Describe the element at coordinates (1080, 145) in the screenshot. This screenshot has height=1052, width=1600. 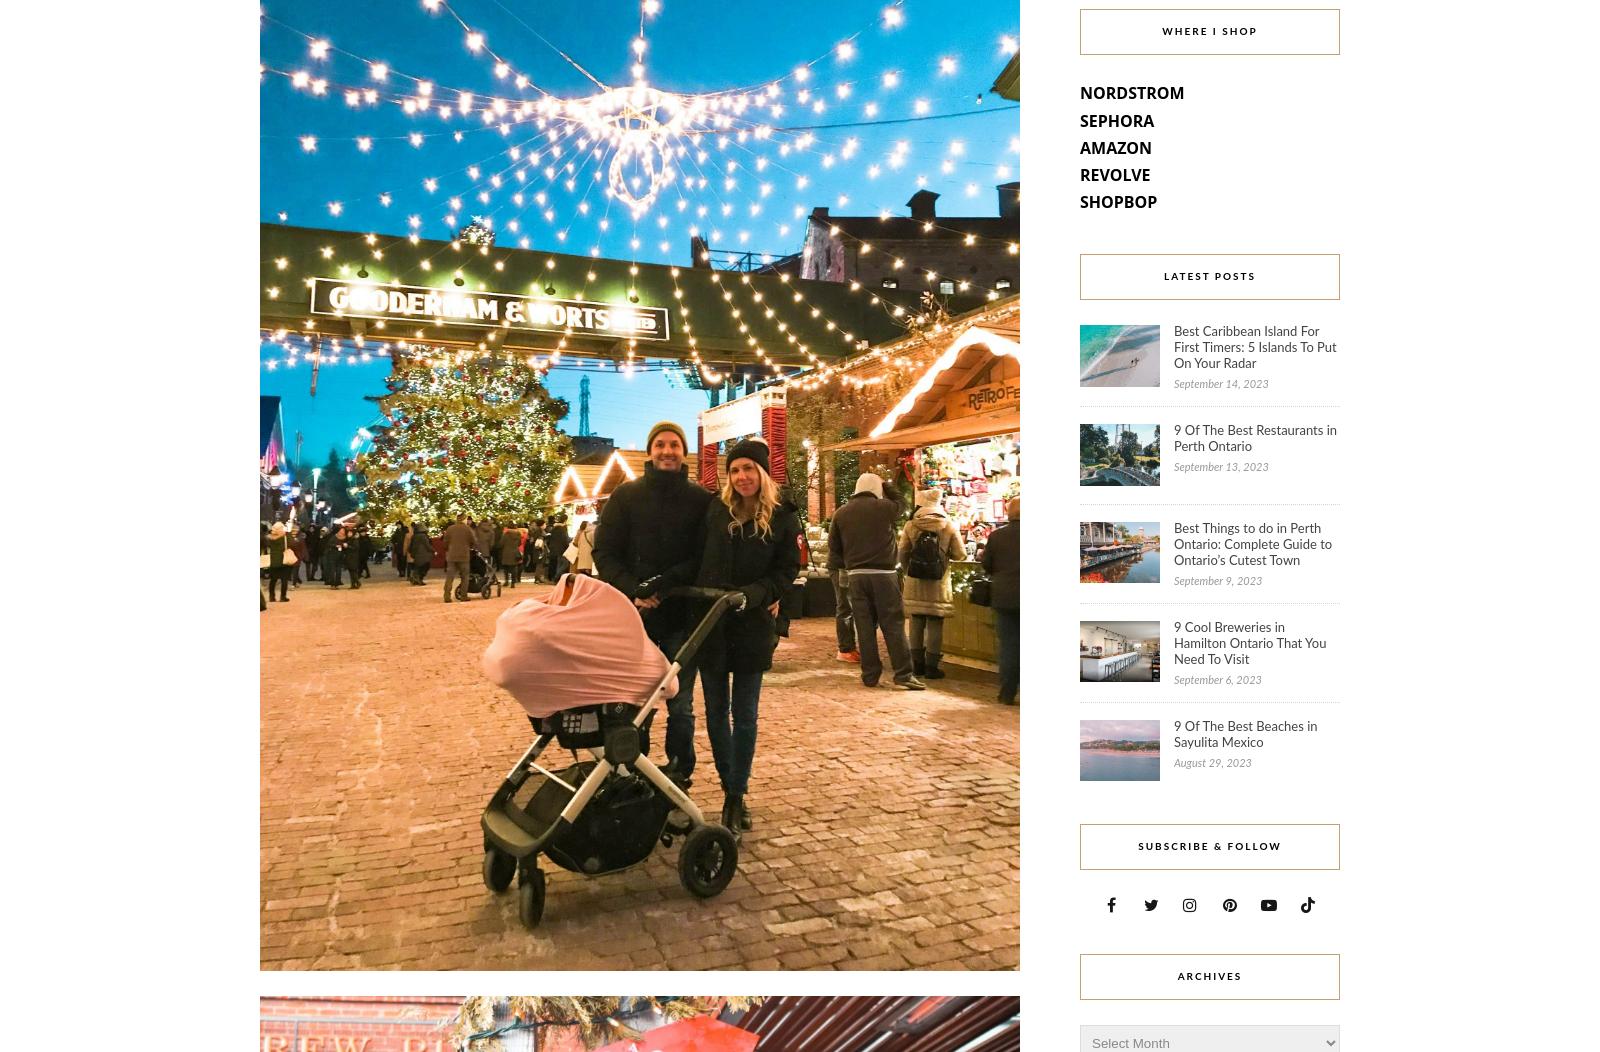
I see `'AMAZON'` at that location.